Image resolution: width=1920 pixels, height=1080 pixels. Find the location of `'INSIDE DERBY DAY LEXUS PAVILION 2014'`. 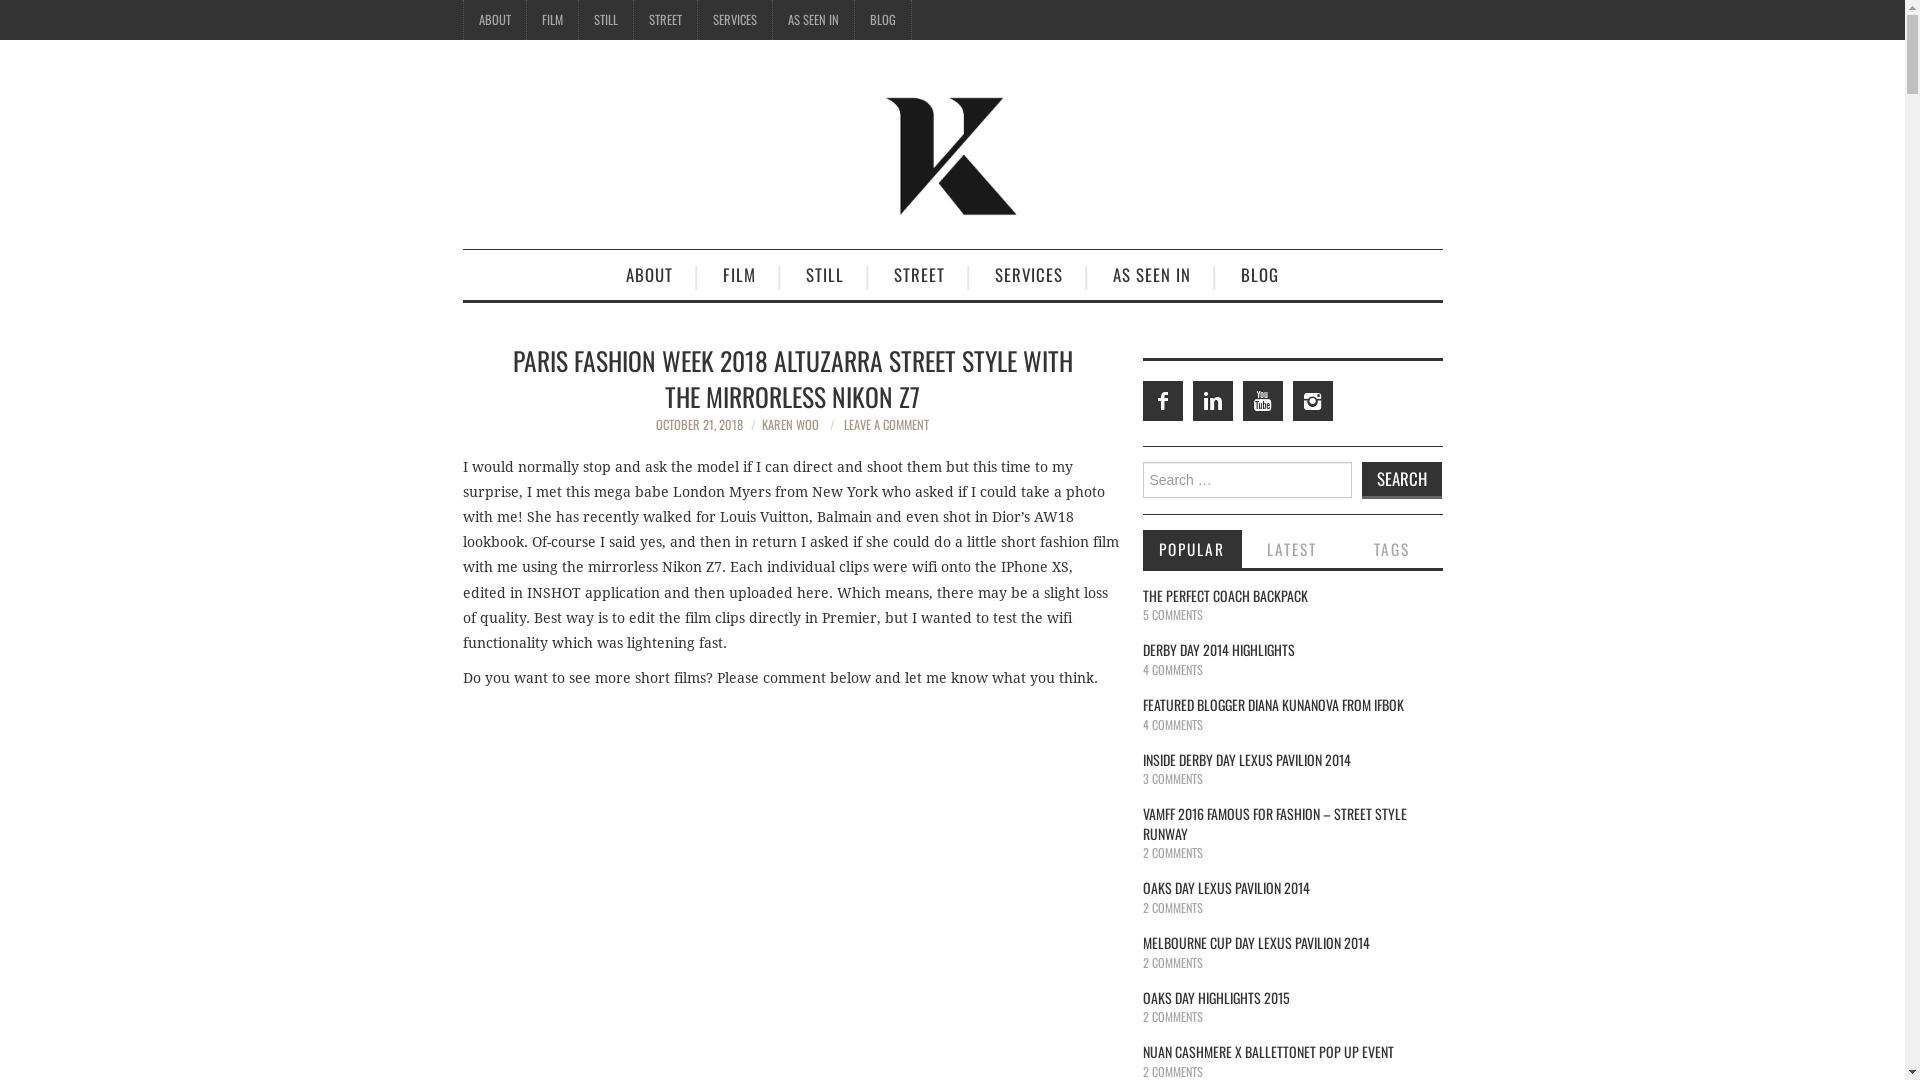

'INSIDE DERBY DAY LEXUS PAVILION 2014' is located at coordinates (1142, 759).